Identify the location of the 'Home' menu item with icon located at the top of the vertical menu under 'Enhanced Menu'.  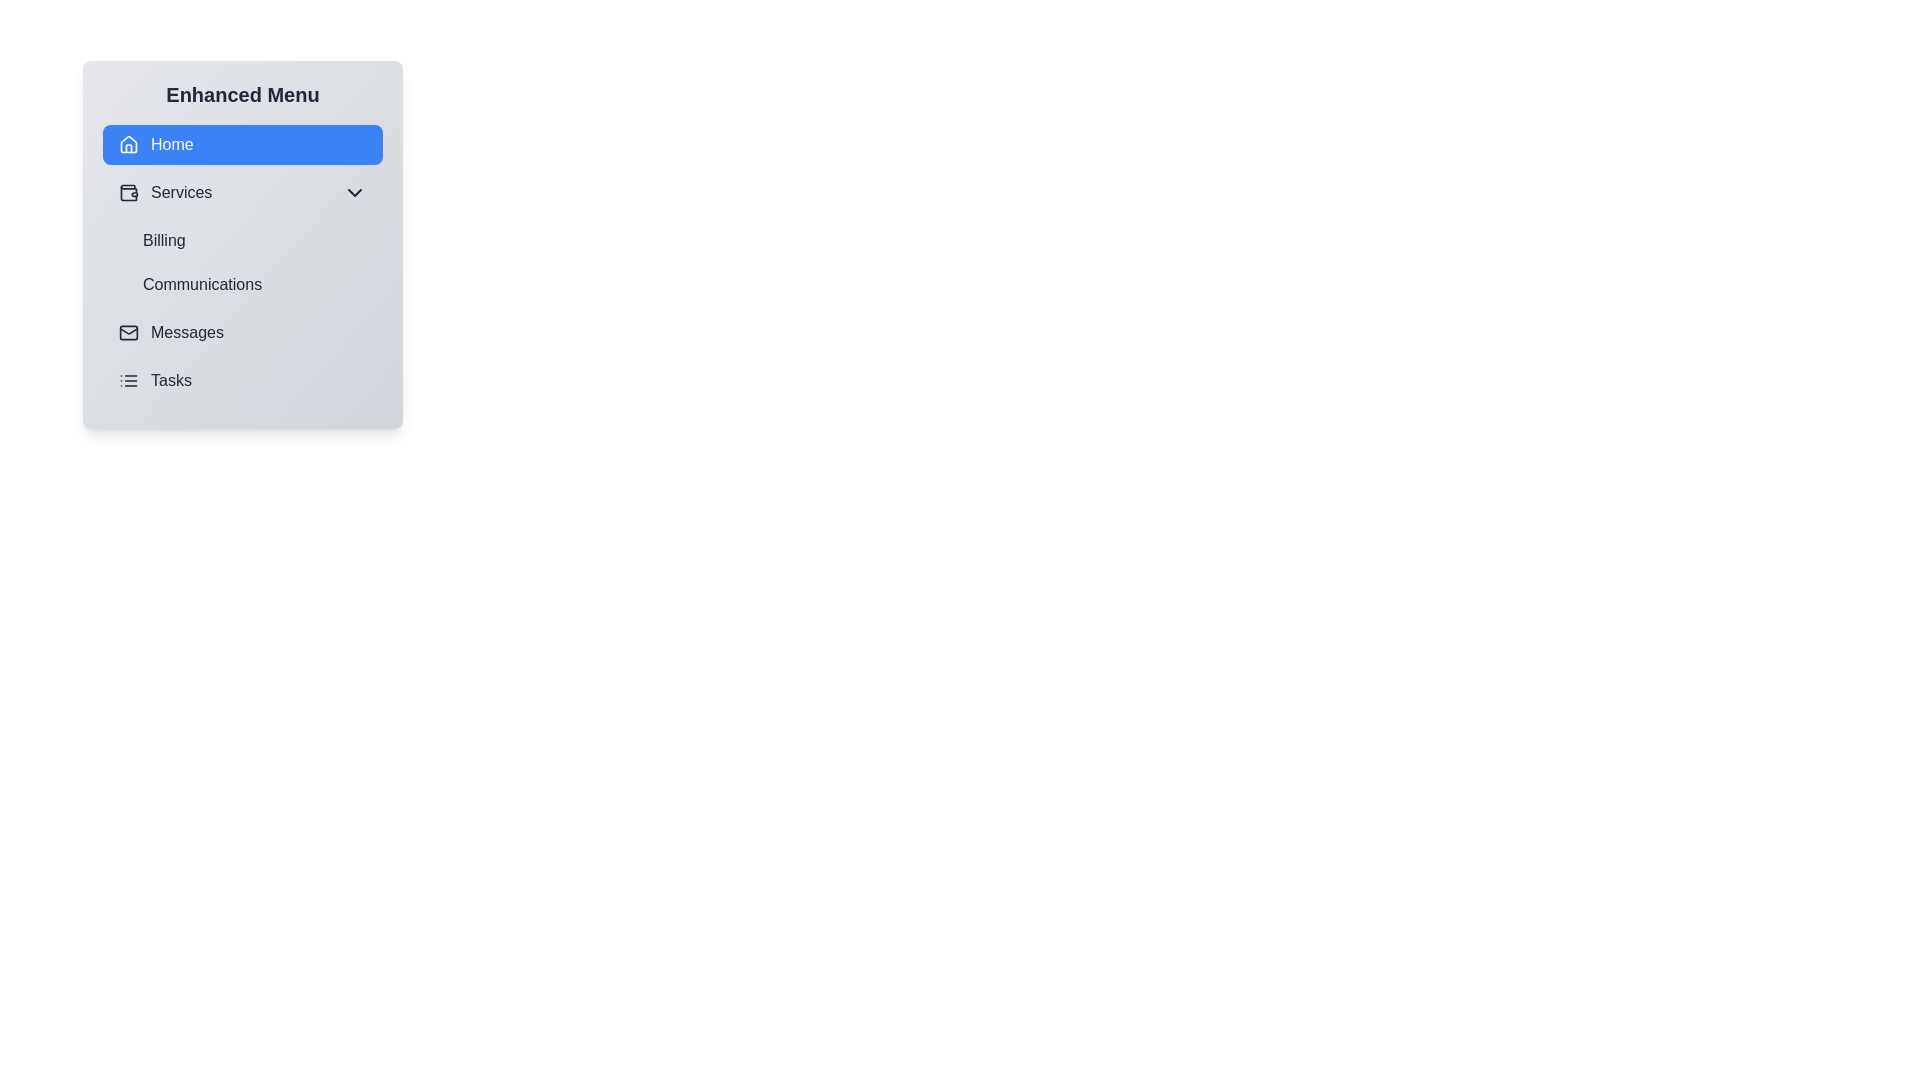
(155, 144).